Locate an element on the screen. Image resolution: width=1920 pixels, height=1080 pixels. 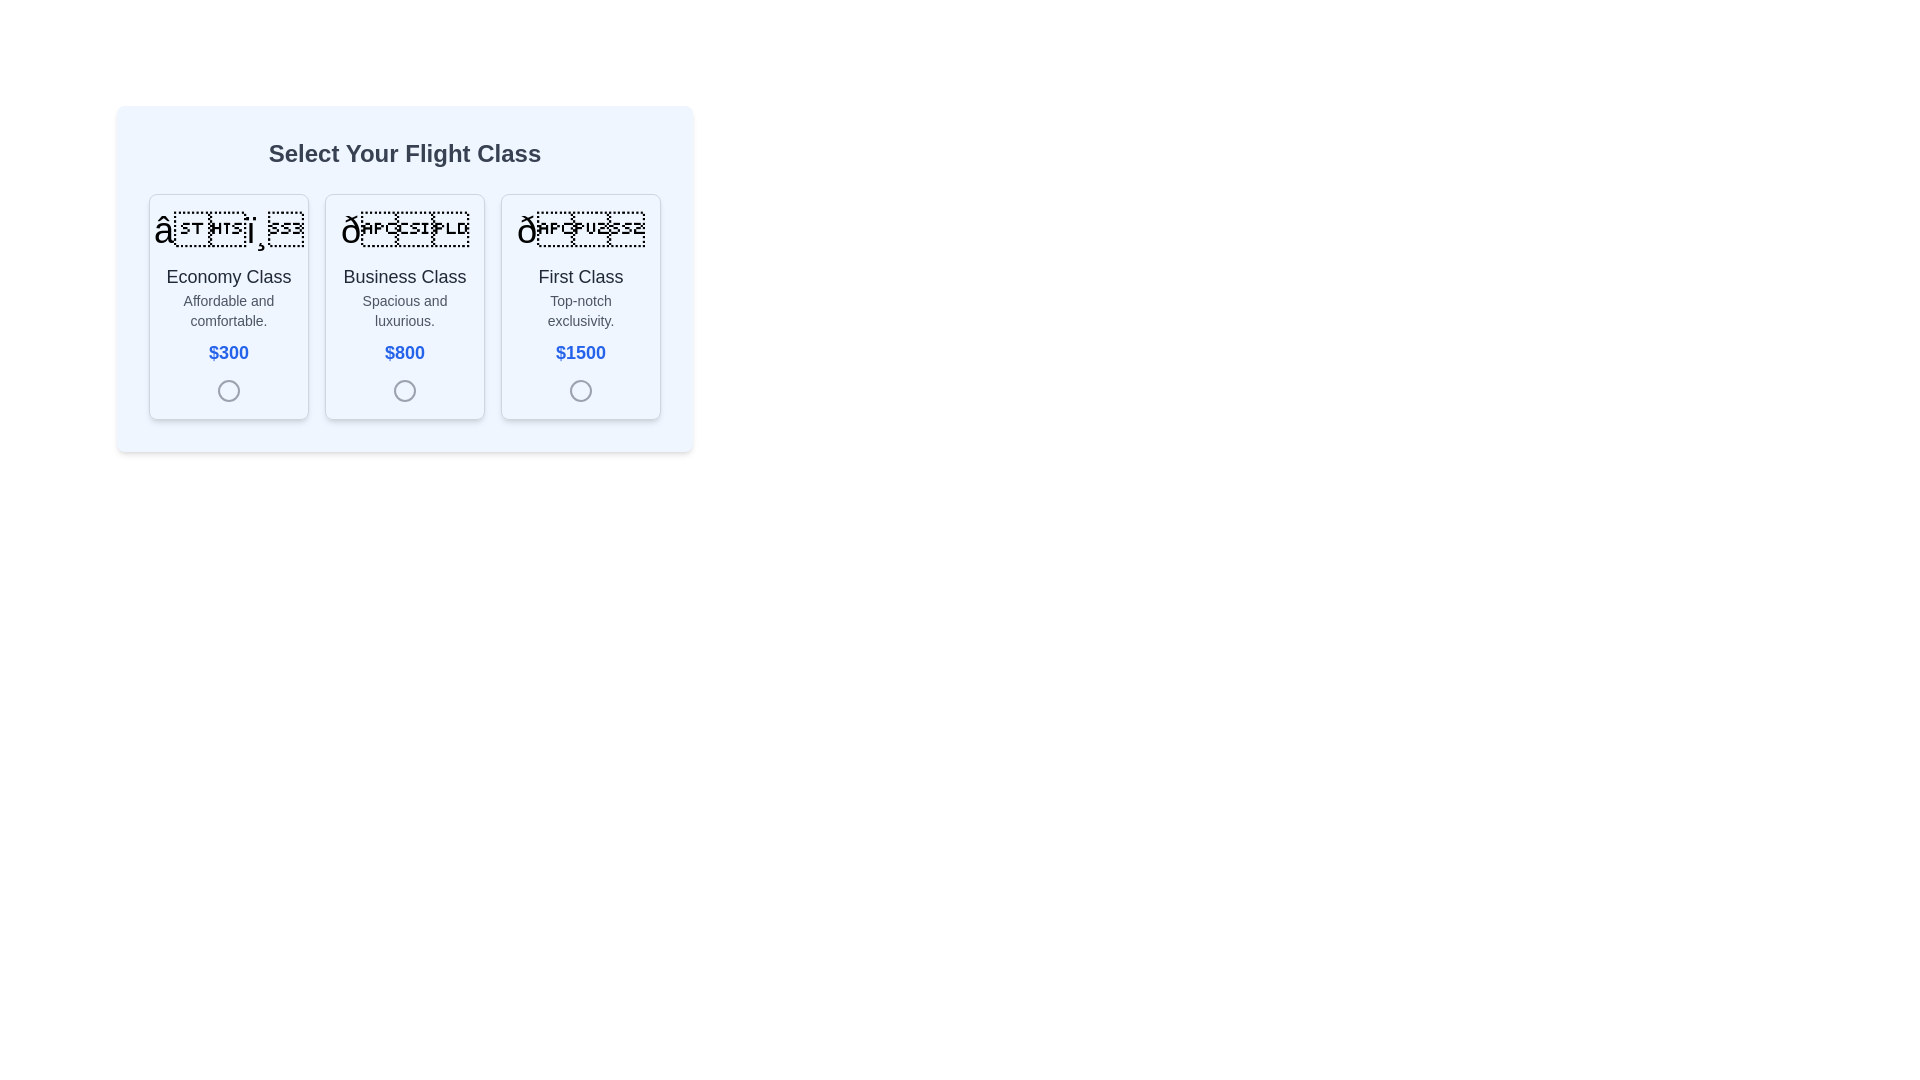
the radio button indicator located at the bottom-right of the 'First Class' card, centered below the '$1500' text is located at coordinates (579, 390).